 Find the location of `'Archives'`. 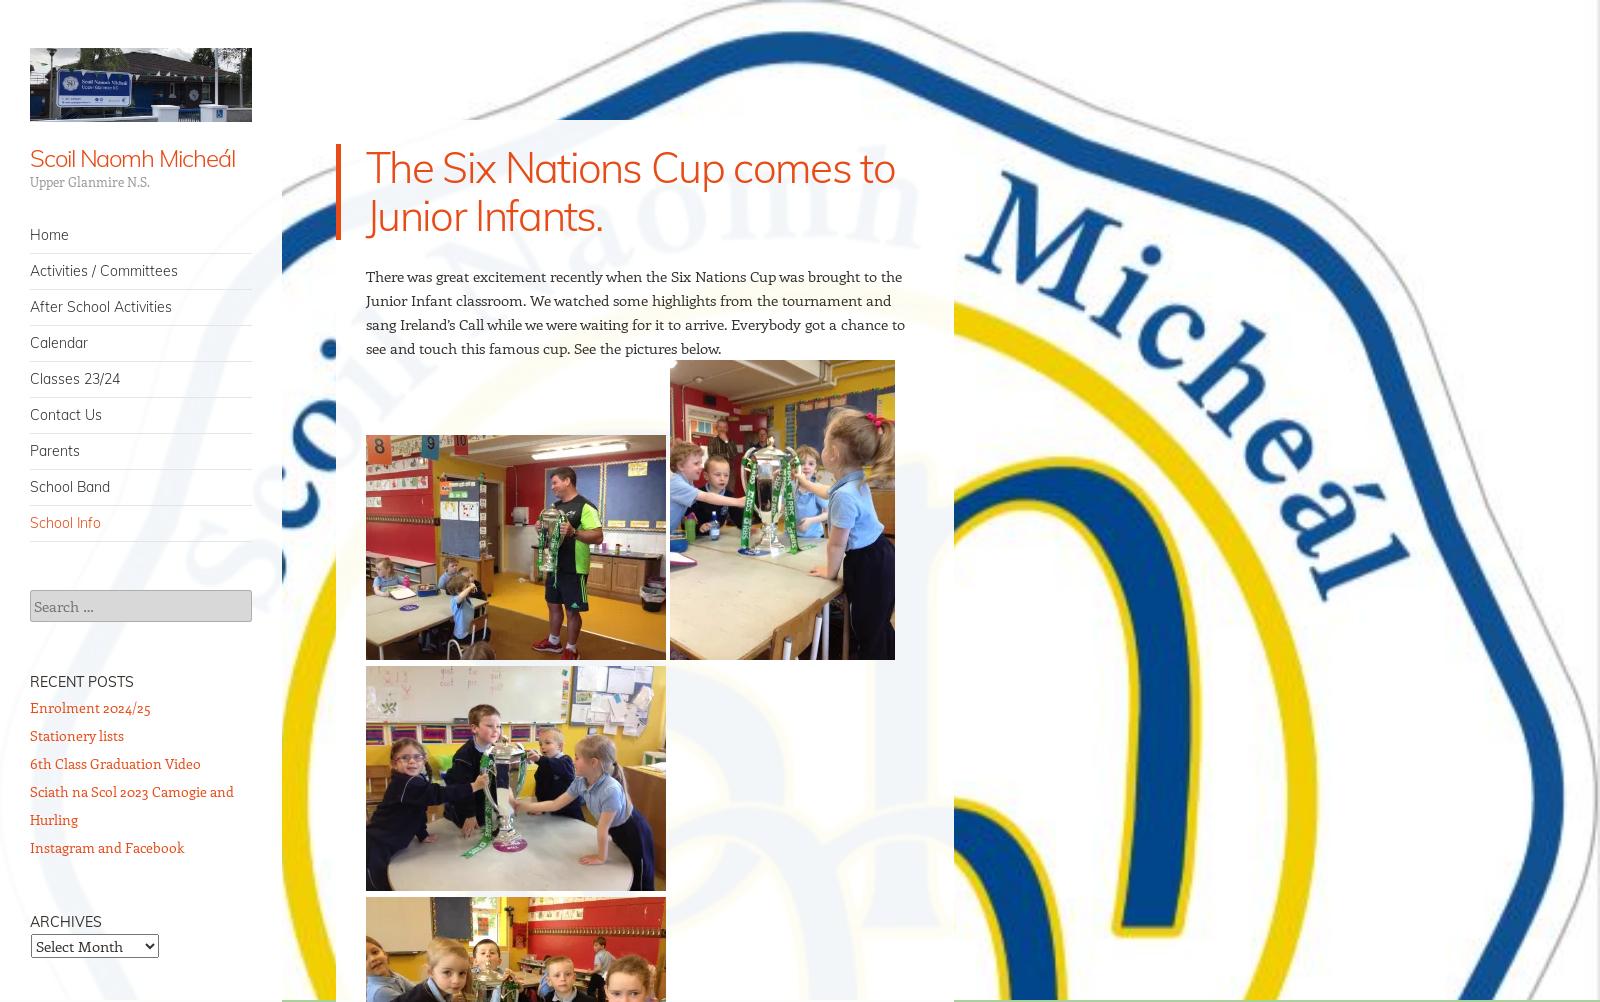

'Archives' is located at coordinates (65, 921).